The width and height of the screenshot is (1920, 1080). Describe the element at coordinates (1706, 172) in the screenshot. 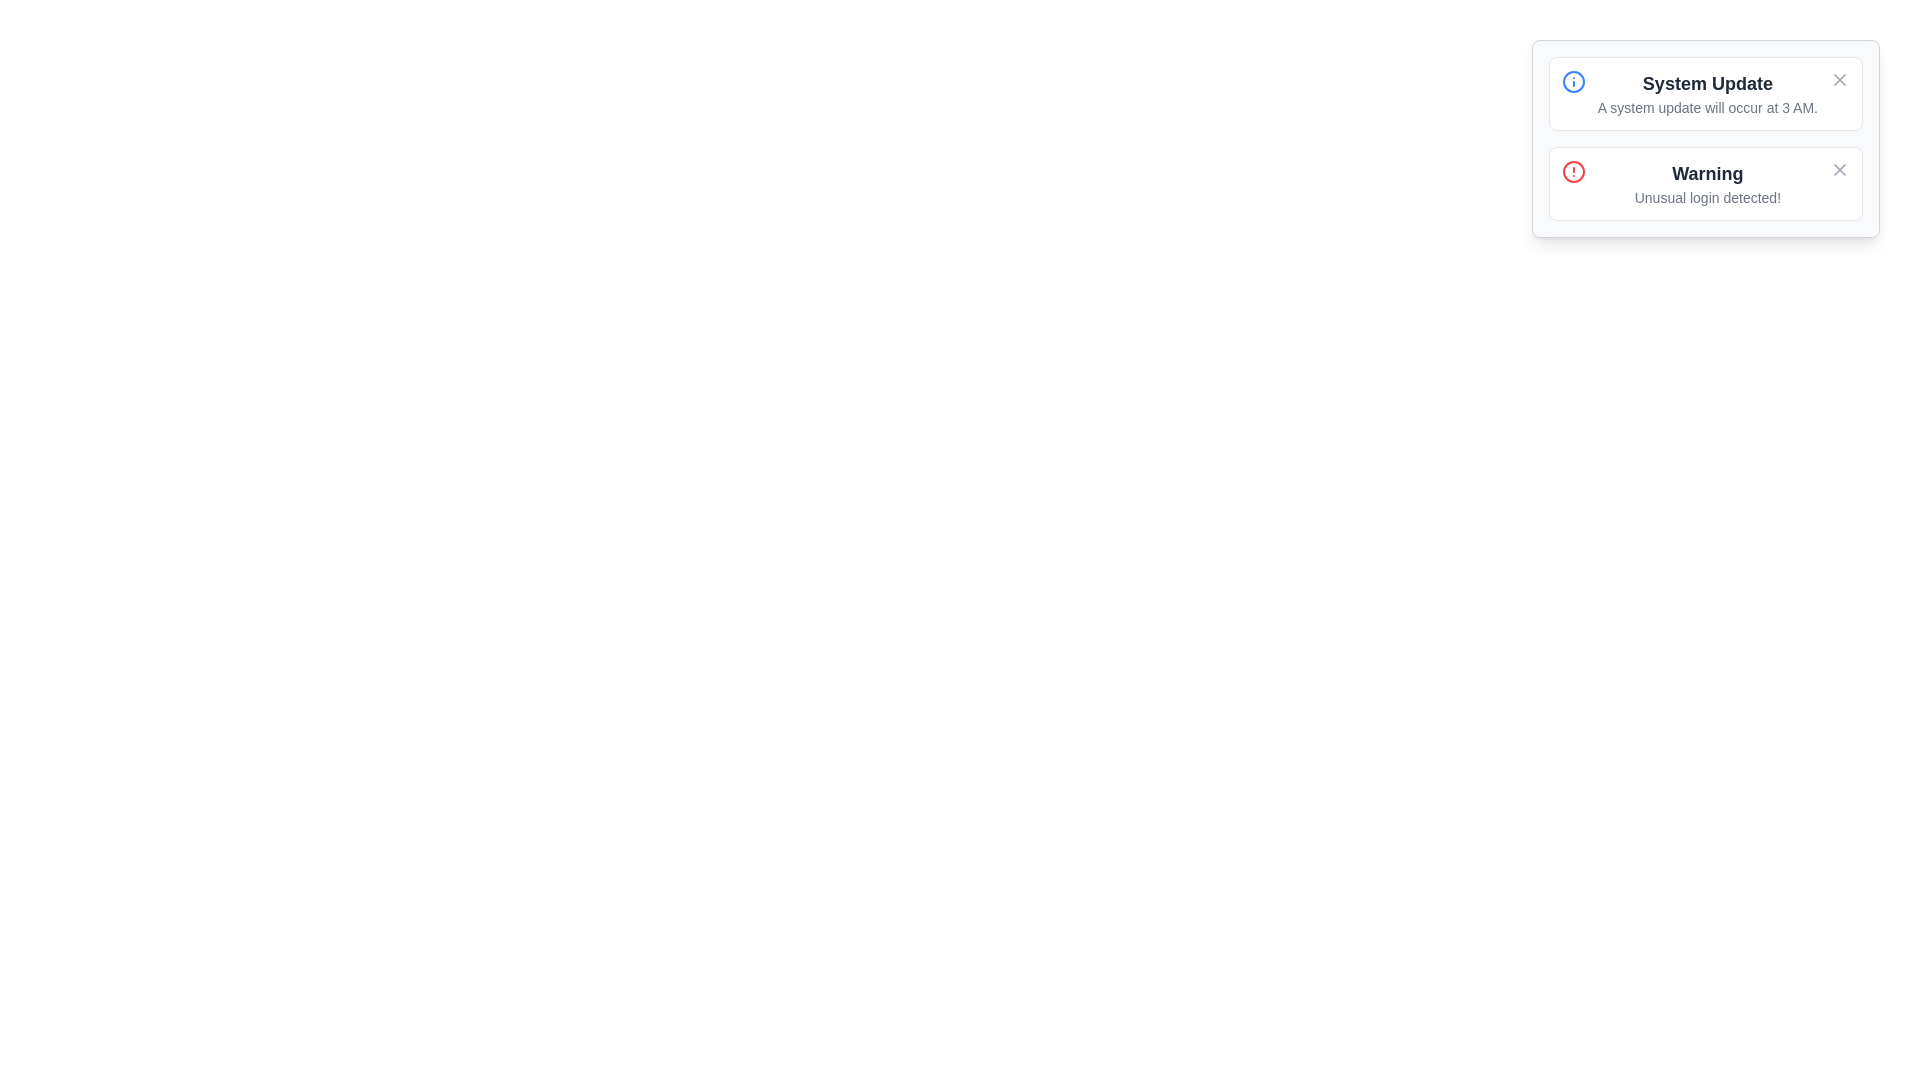

I see `text content of the 'Warning' label which is styled prominently in bold and dark color, indicating an alert message` at that location.